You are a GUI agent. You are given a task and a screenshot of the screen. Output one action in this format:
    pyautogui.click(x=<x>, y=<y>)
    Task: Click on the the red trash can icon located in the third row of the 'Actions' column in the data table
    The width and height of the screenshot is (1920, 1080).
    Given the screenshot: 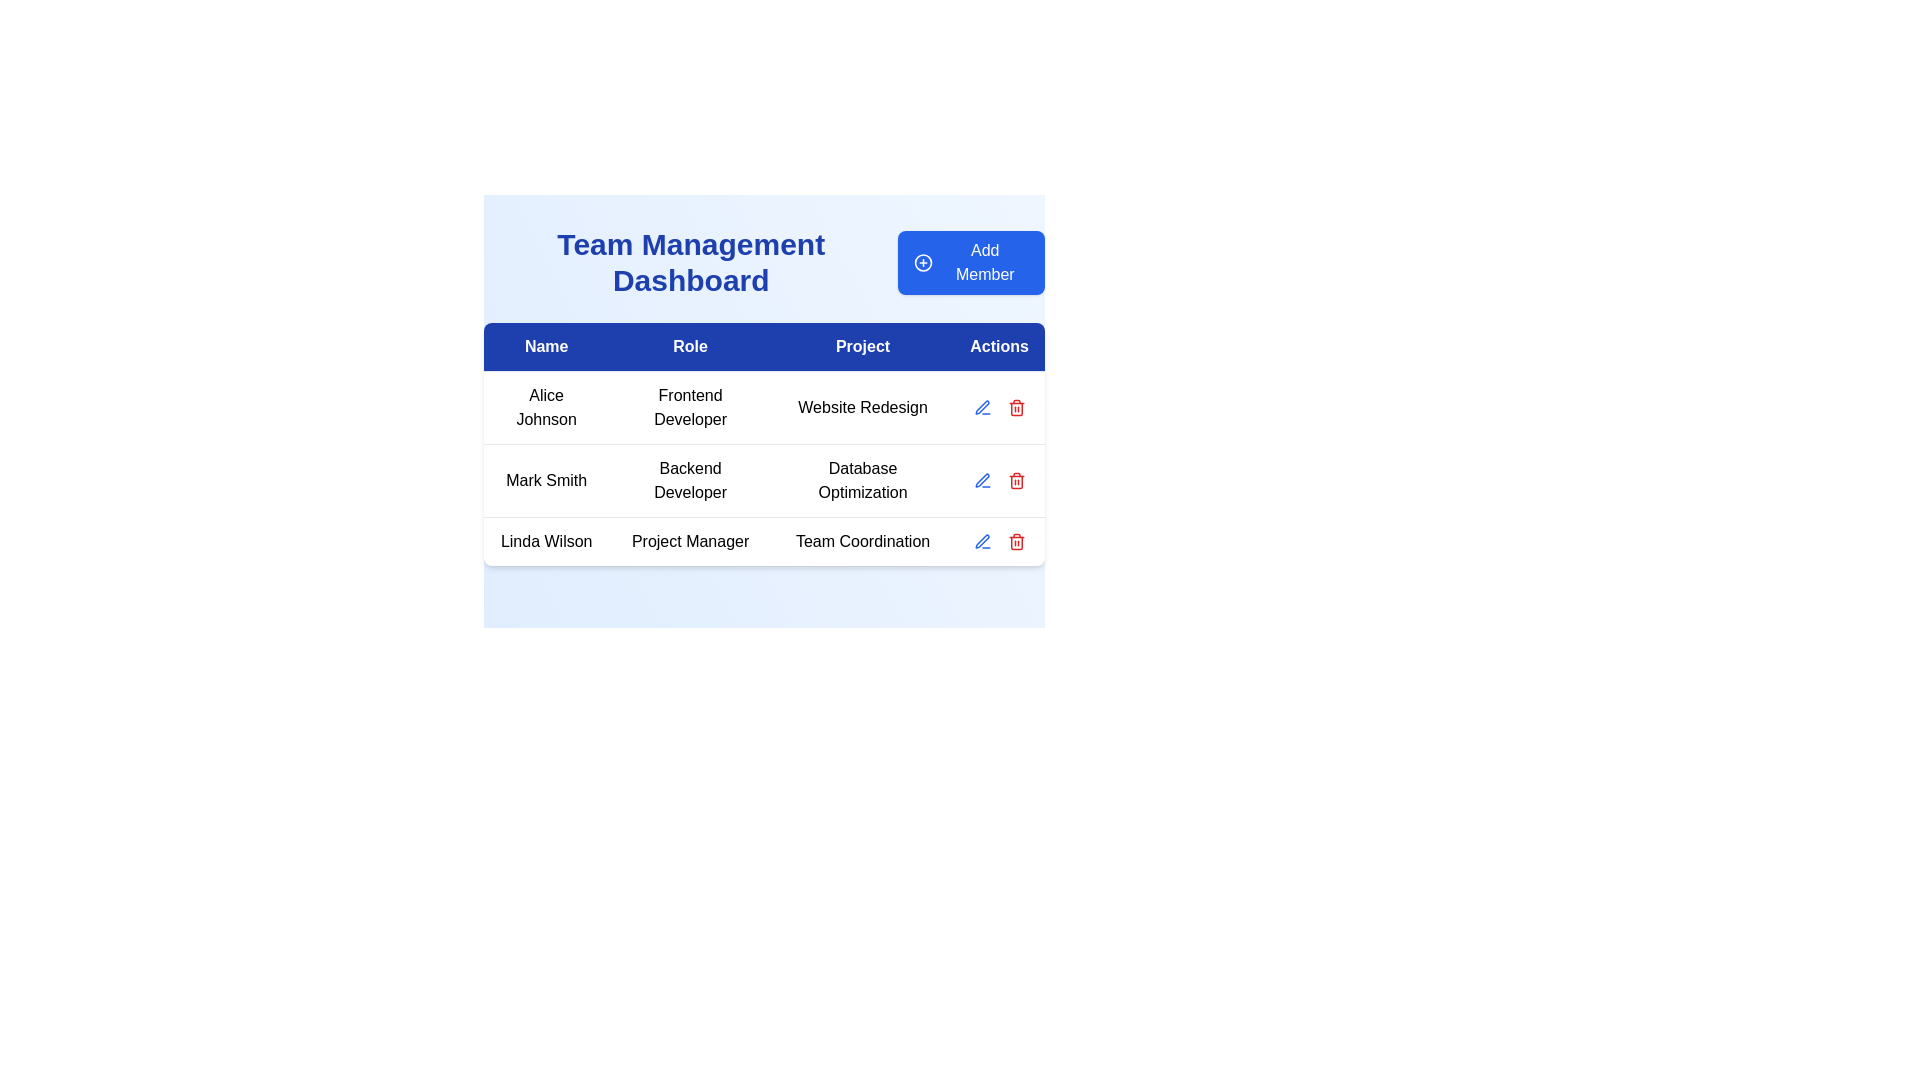 What is the action you would take?
    pyautogui.click(x=1016, y=543)
    